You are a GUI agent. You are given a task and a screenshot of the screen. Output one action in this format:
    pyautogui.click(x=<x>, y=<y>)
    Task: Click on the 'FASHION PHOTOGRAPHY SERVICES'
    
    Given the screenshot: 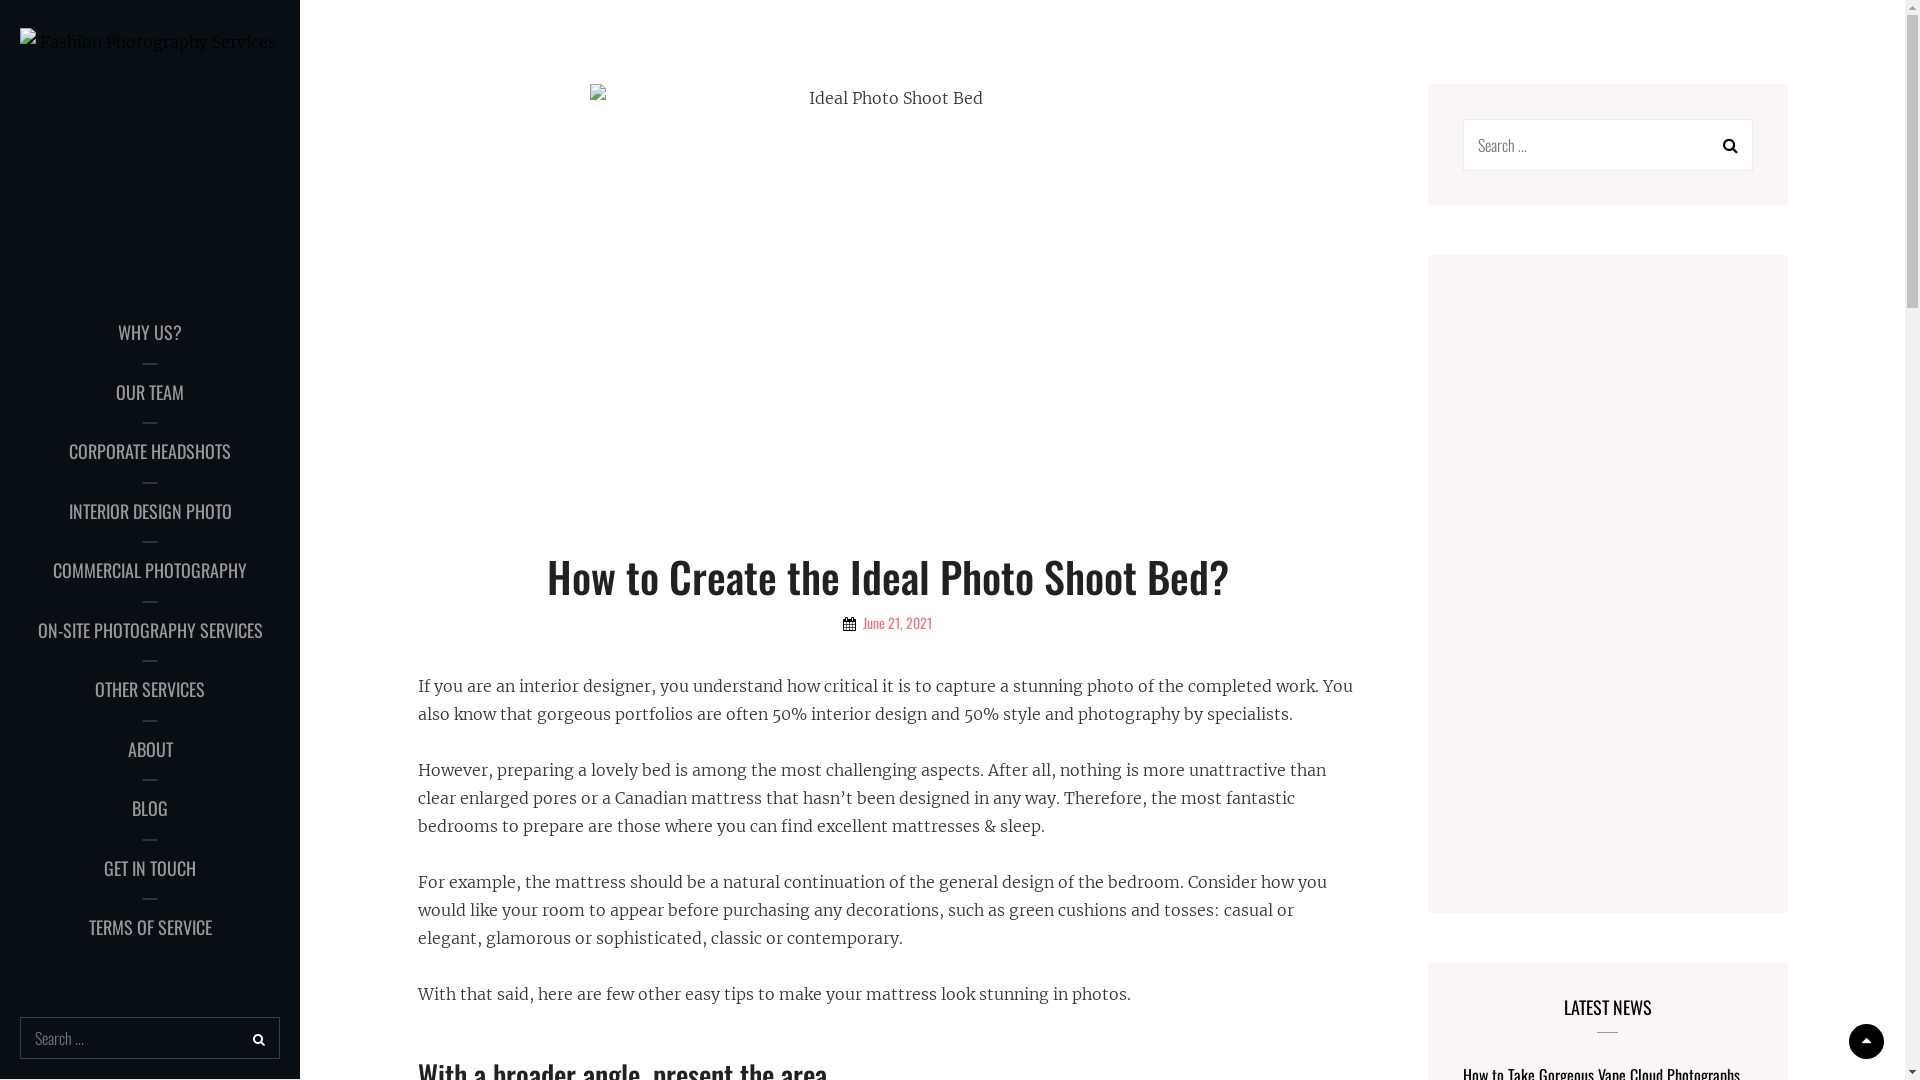 What is the action you would take?
    pyautogui.click(x=158, y=292)
    